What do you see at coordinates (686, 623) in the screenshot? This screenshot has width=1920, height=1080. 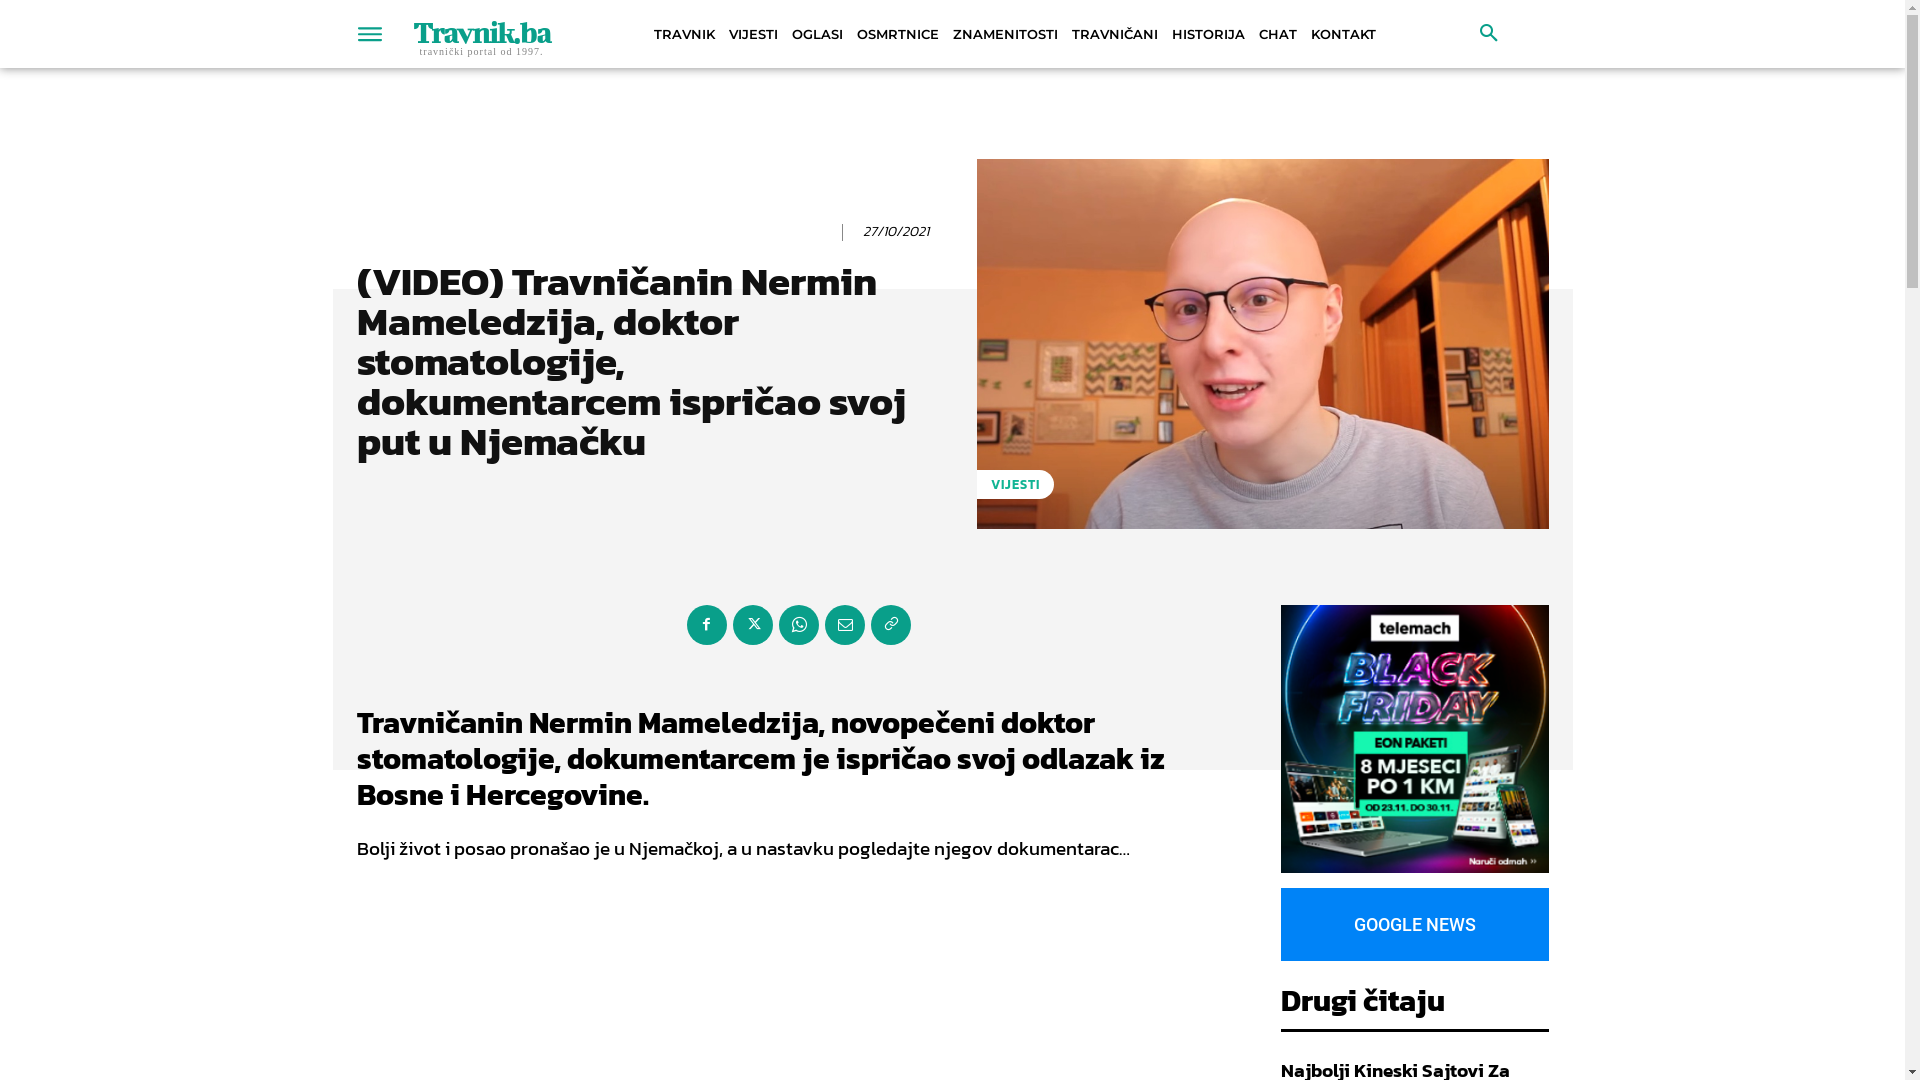 I see `'Facebook'` at bounding box center [686, 623].